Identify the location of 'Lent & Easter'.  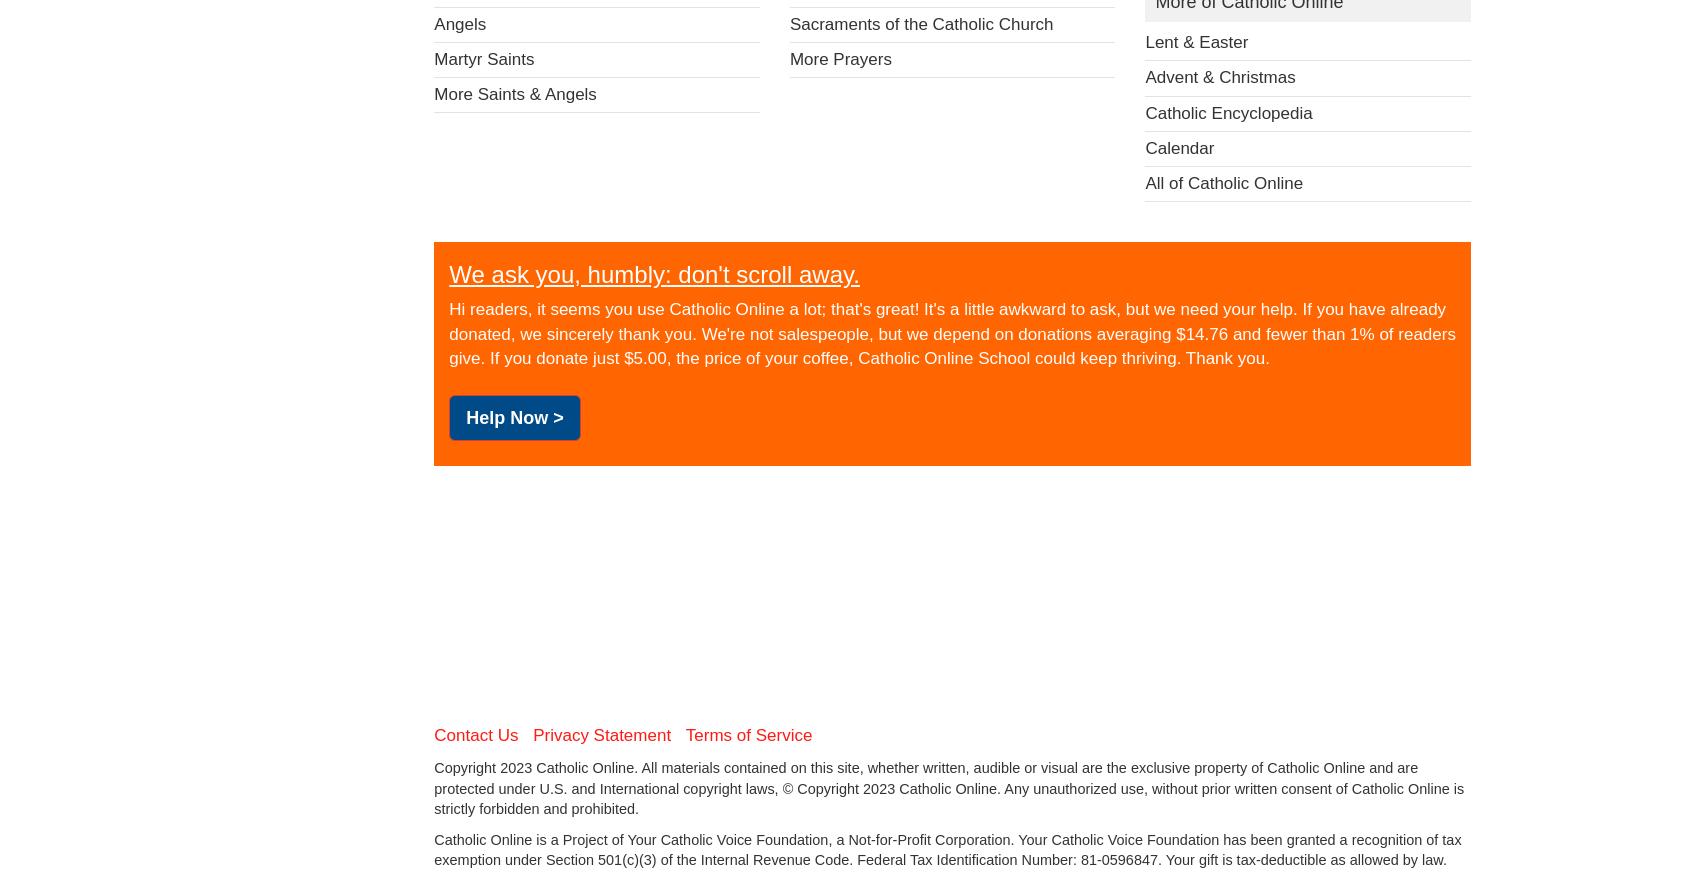
(1195, 42).